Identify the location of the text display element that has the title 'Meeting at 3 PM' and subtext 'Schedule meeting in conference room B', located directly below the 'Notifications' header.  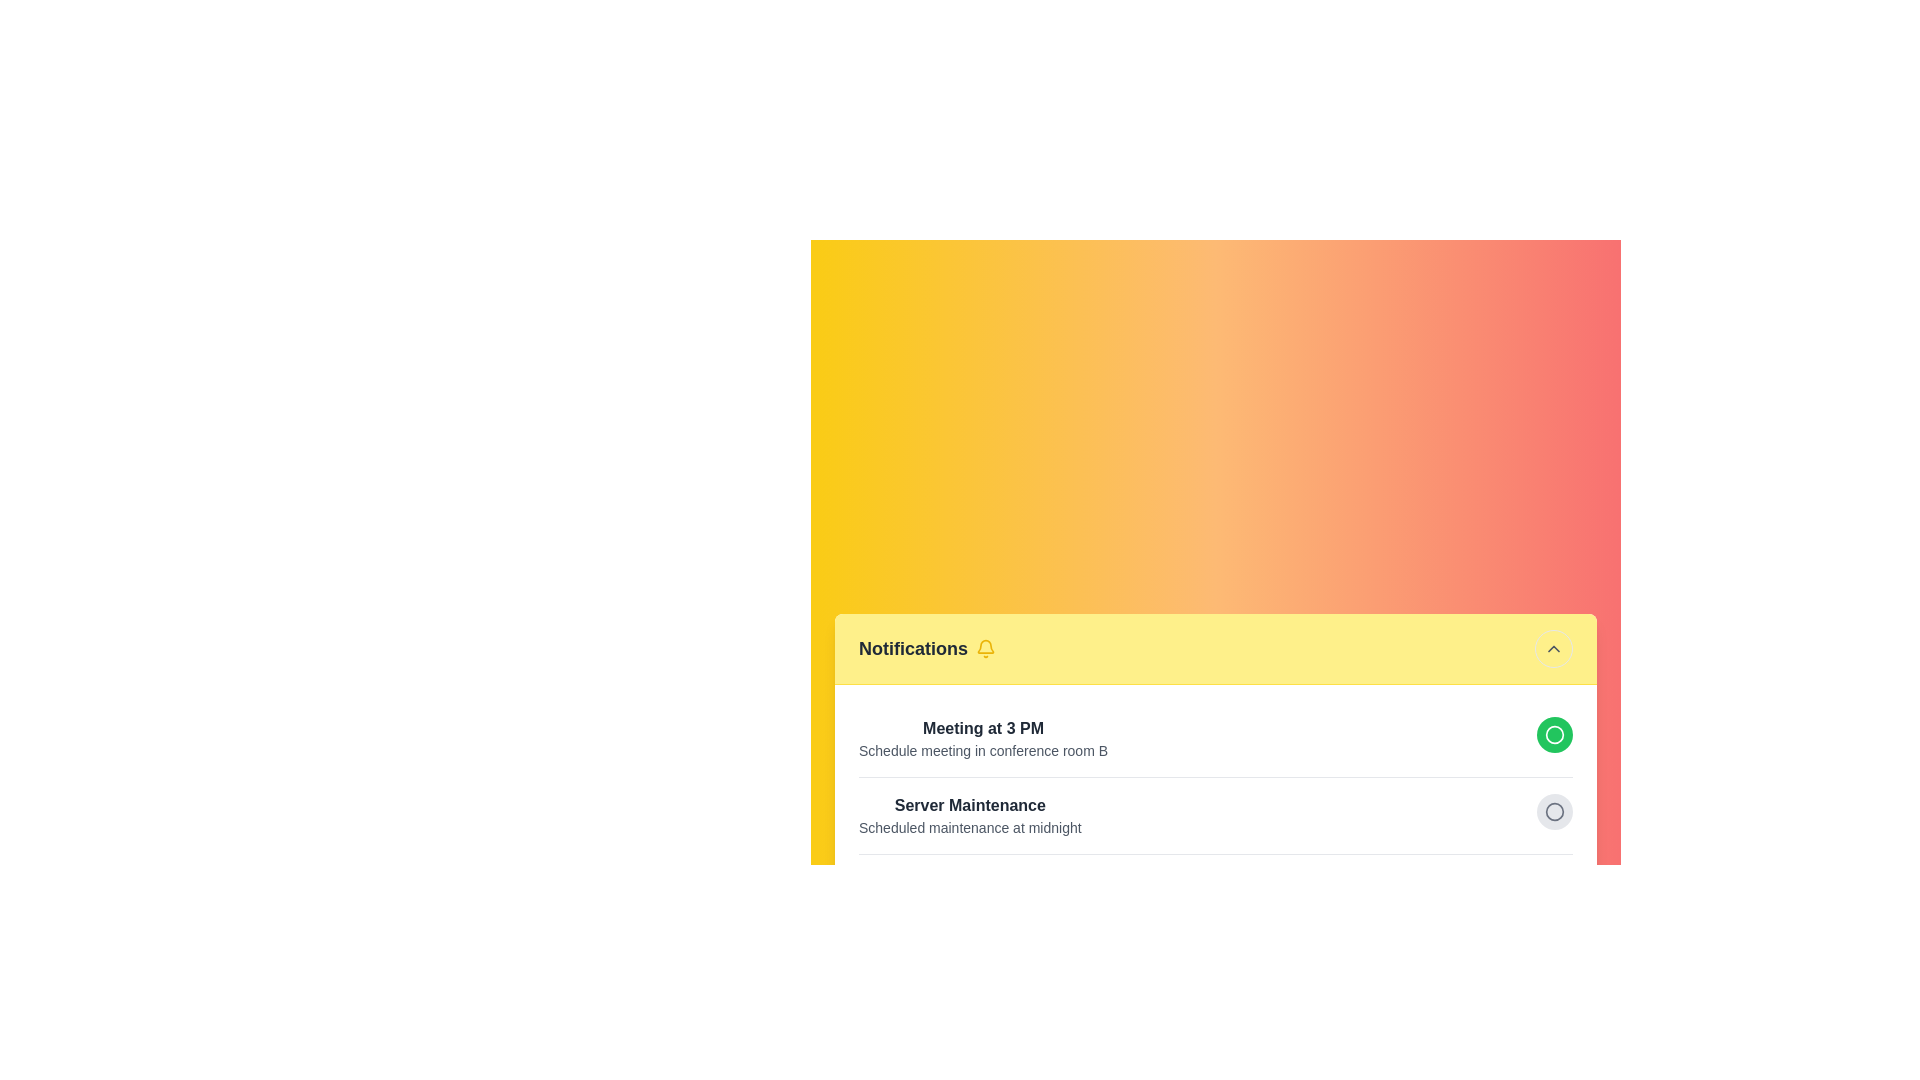
(983, 738).